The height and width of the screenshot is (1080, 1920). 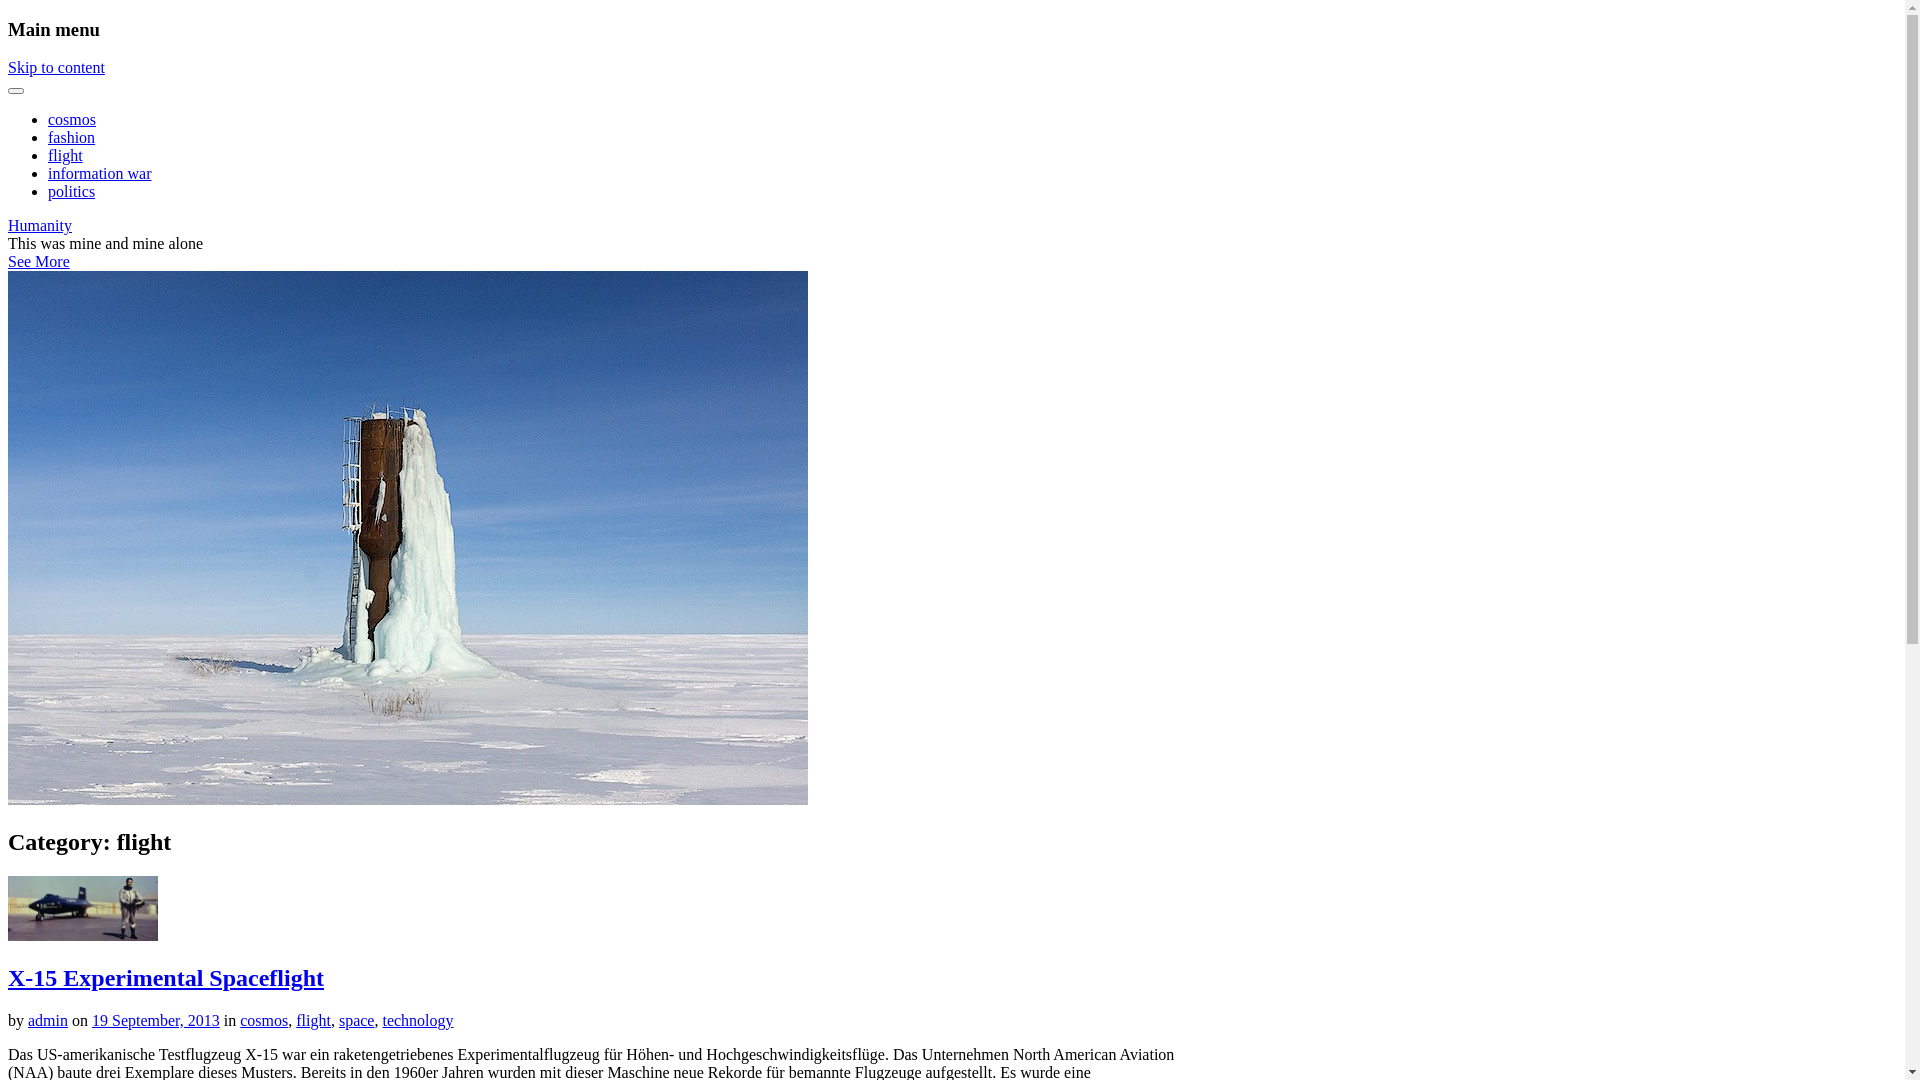 What do you see at coordinates (28, 1020) in the screenshot?
I see `'admin'` at bounding box center [28, 1020].